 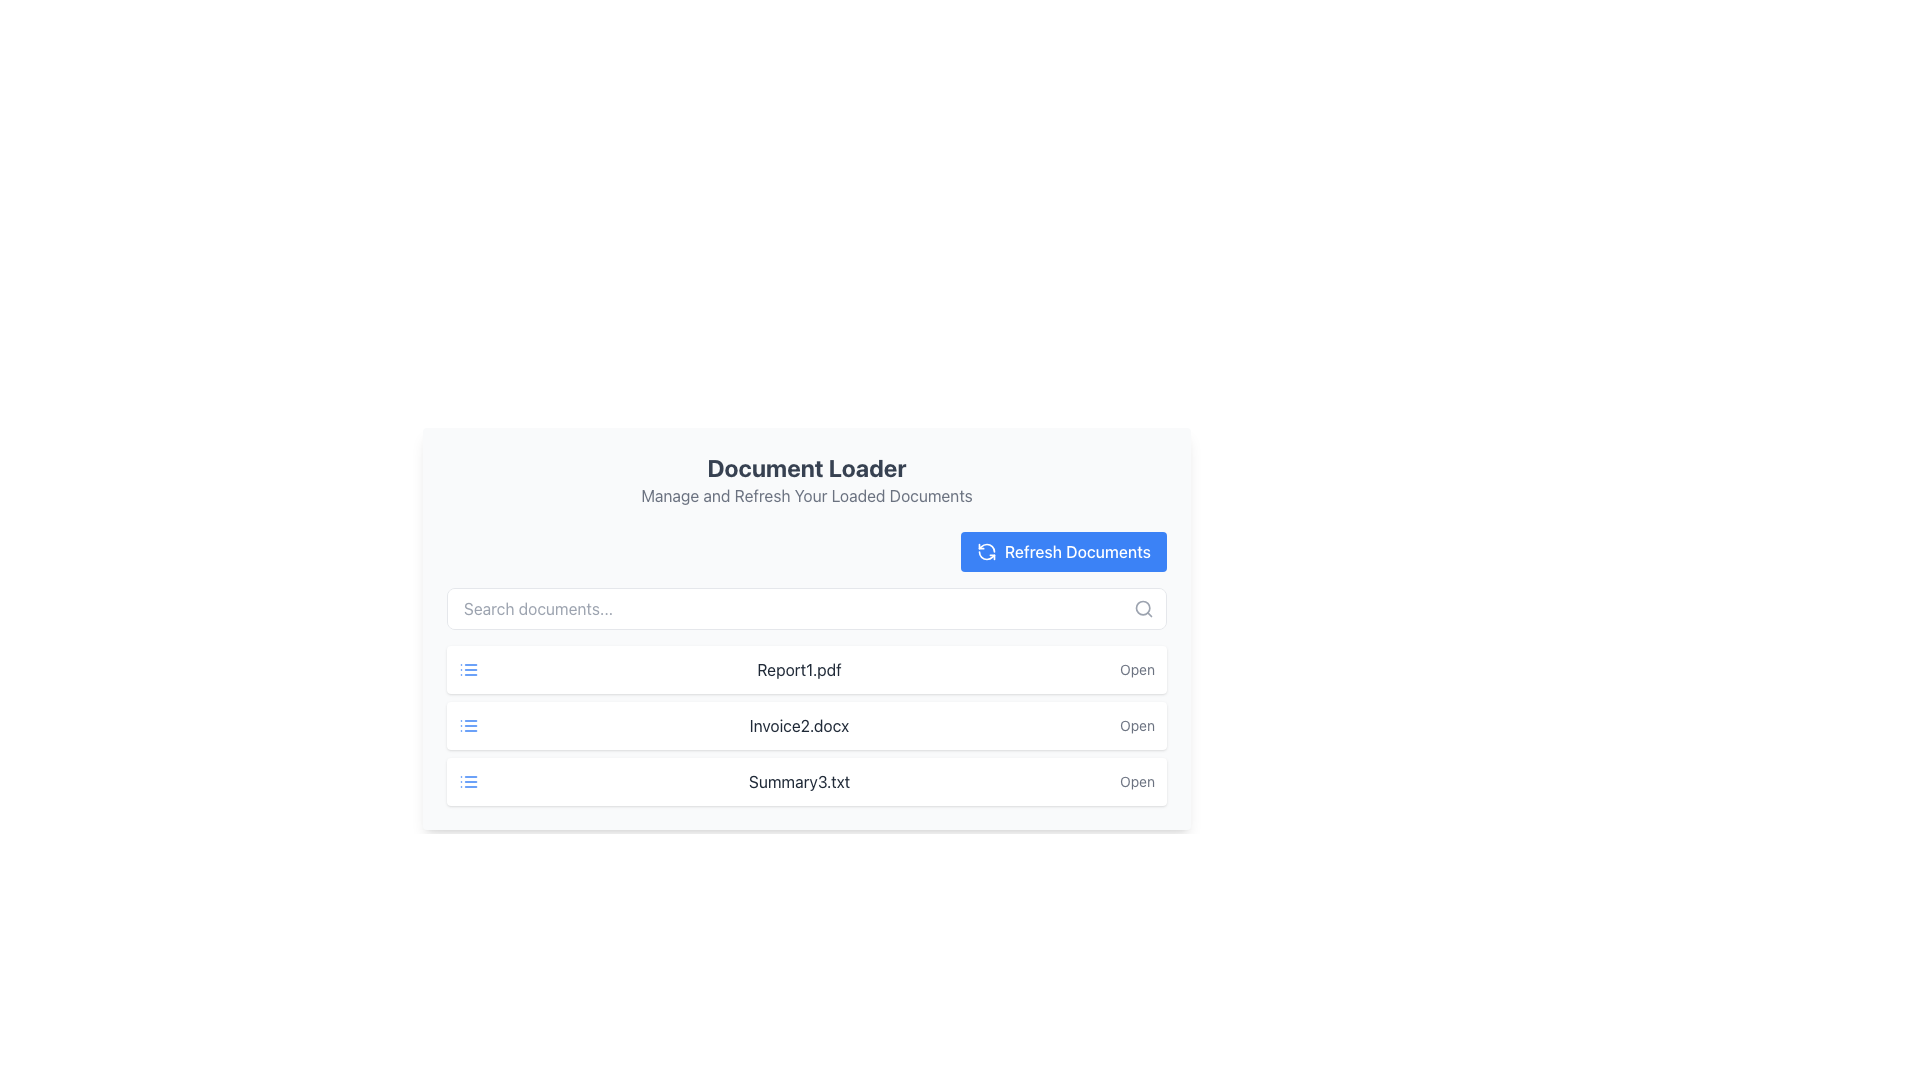 What do you see at coordinates (1137, 781) in the screenshot?
I see `the link labeled 'Open' located at the rightmost end of the row displaying the file 'Summary3.txt'` at bounding box center [1137, 781].